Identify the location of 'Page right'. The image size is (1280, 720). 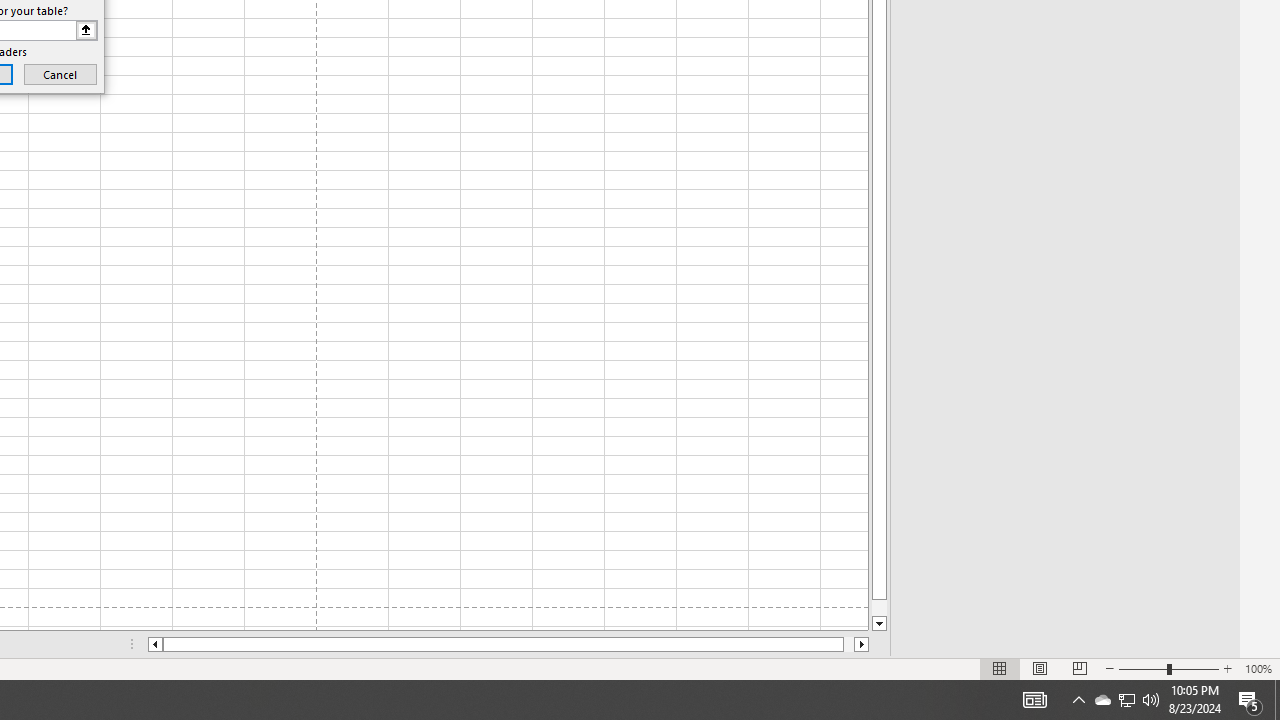
(848, 644).